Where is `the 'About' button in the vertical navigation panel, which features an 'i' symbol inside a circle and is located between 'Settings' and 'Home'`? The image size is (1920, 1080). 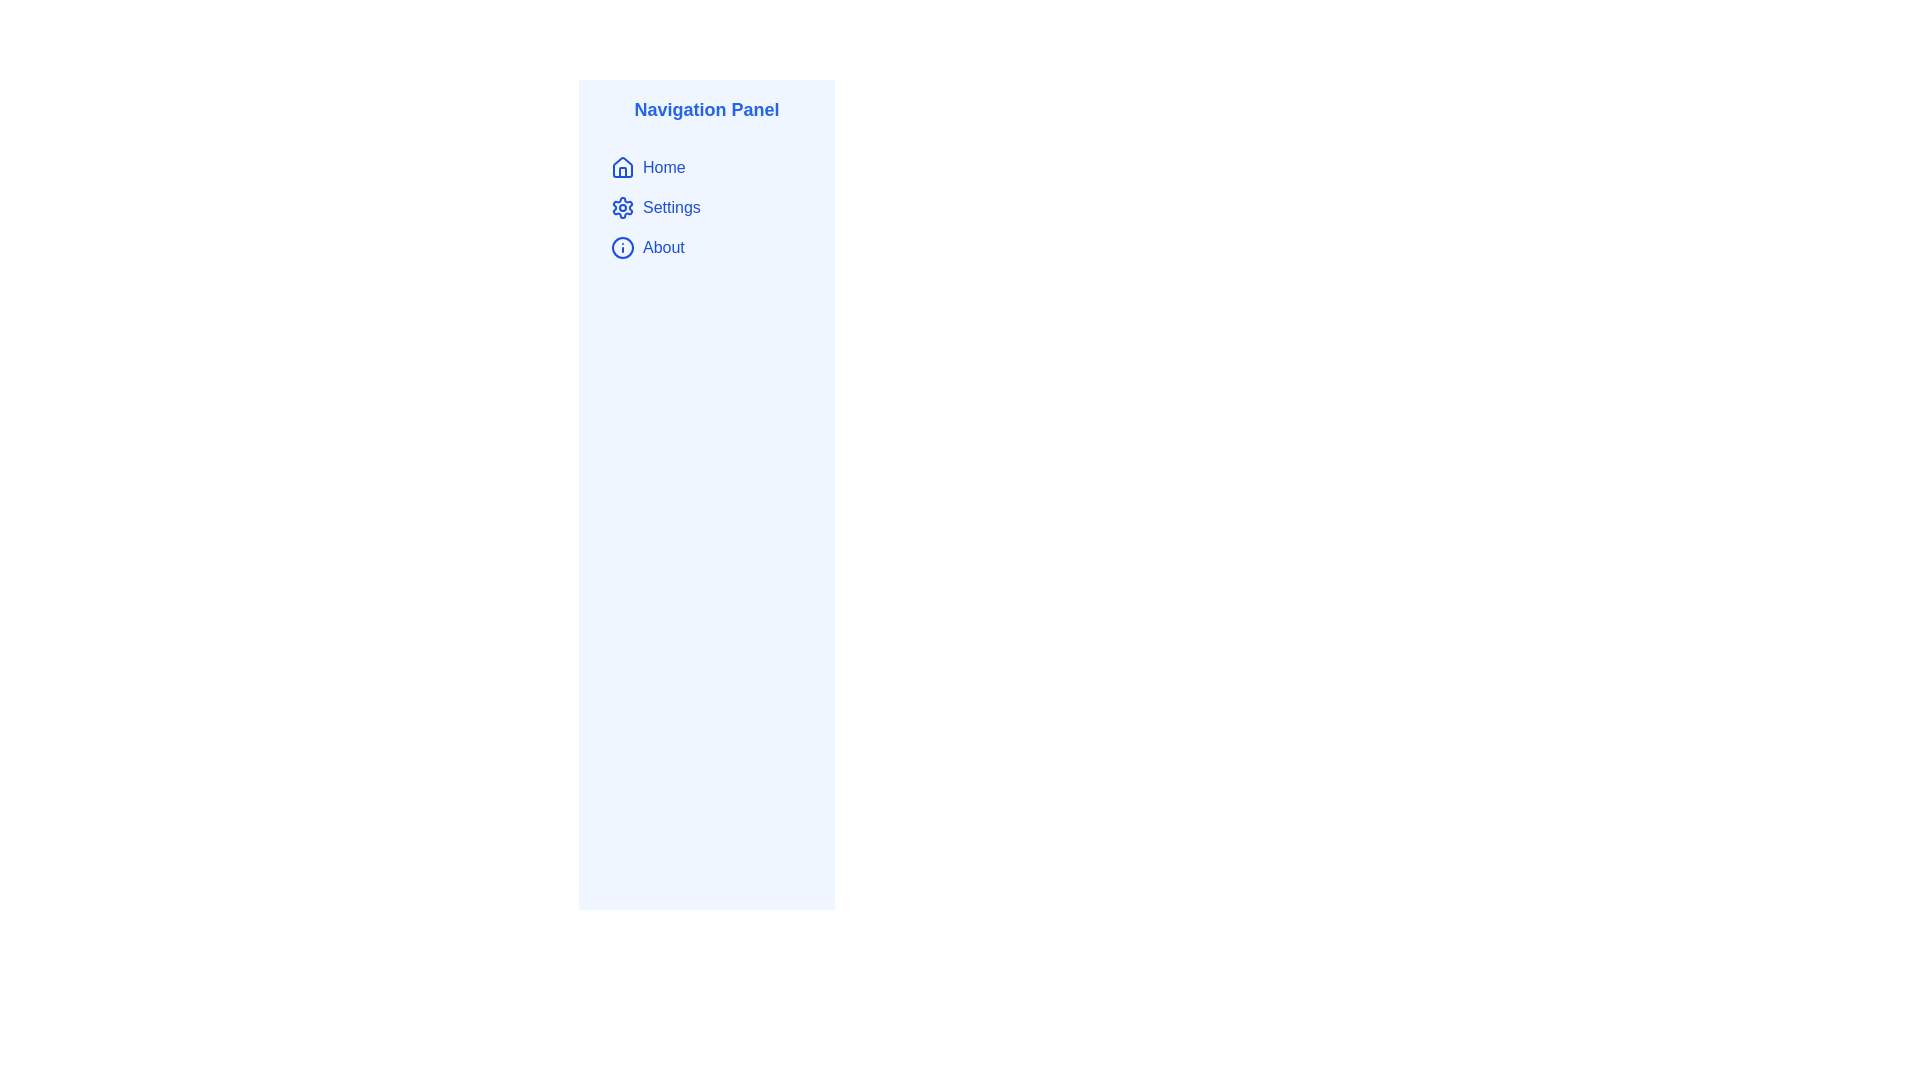
the 'About' button in the vertical navigation panel, which features an 'i' symbol inside a circle and is located between 'Settings' and 'Home' is located at coordinates (706, 246).